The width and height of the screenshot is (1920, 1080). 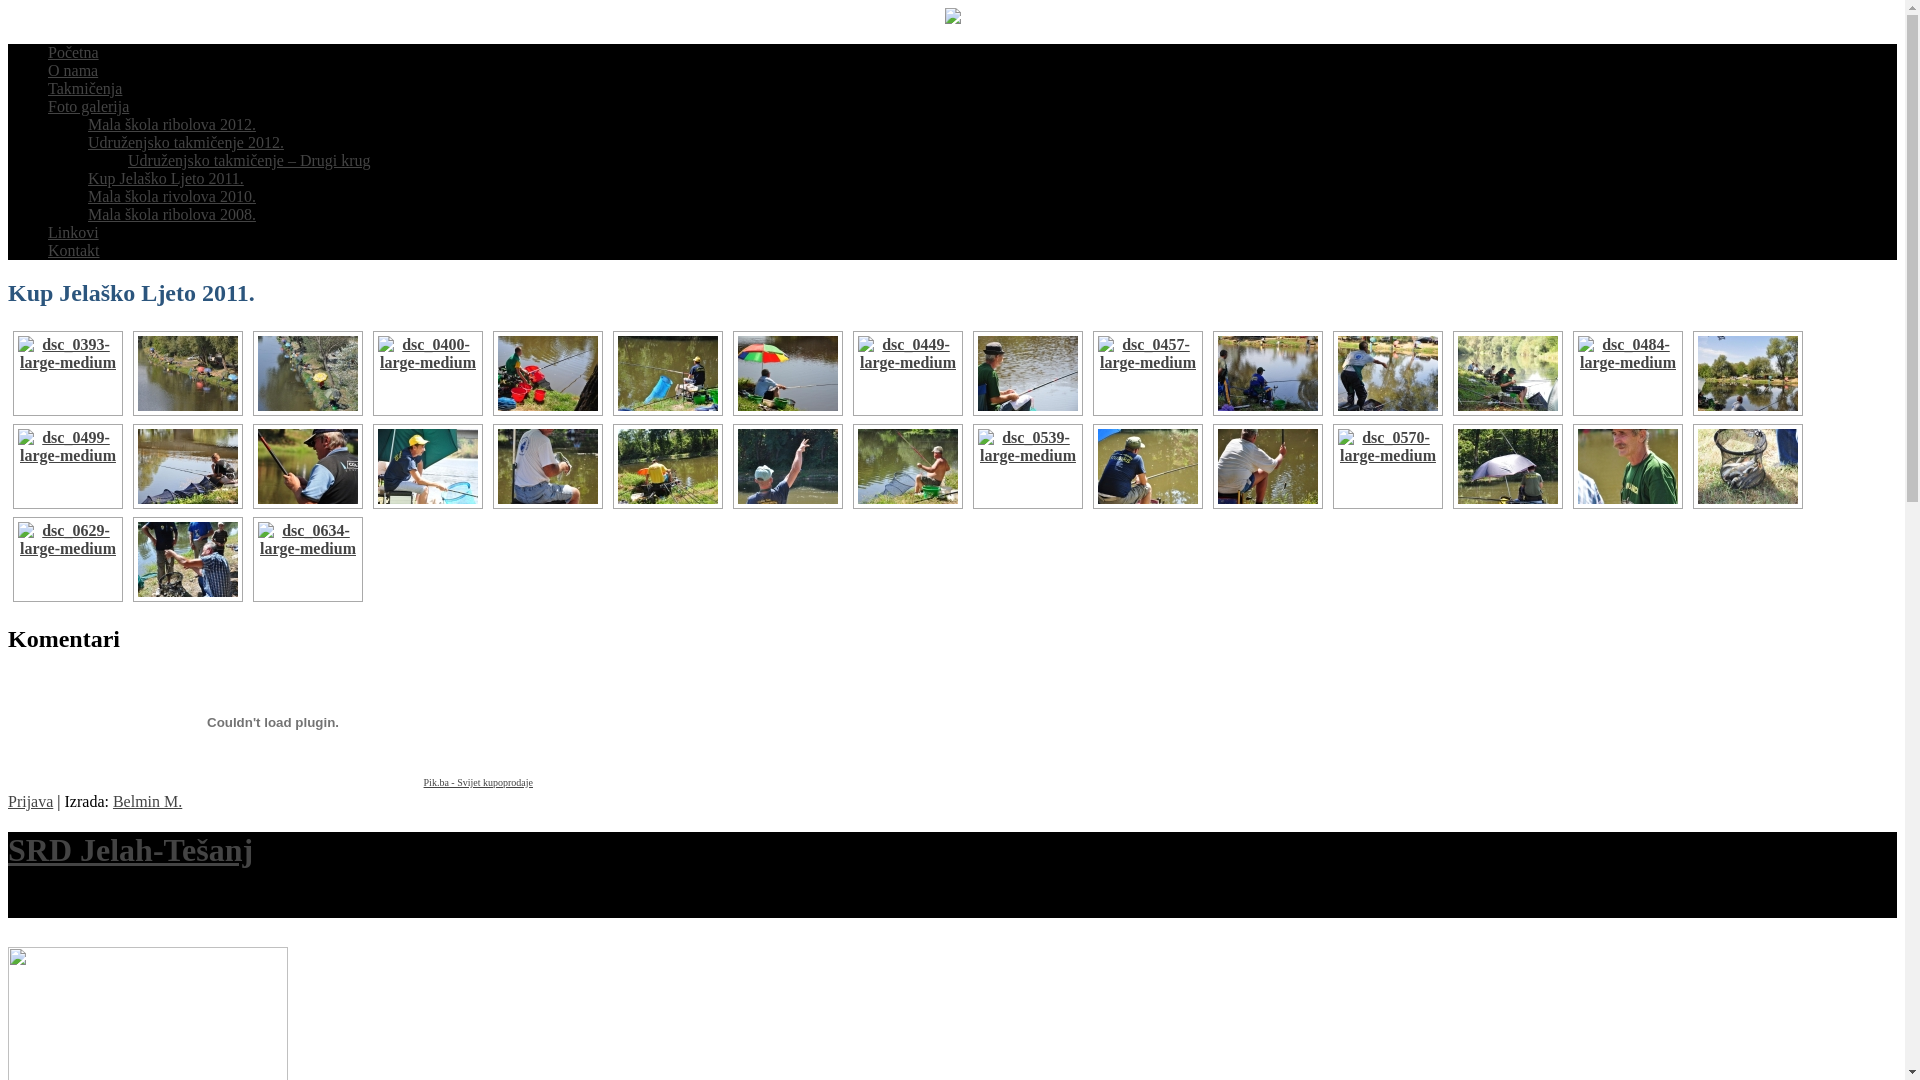 What do you see at coordinates (373, 373) in the screenshot?
I see `'dsc_0400-large-medium'` at bounding box center [373, 373].